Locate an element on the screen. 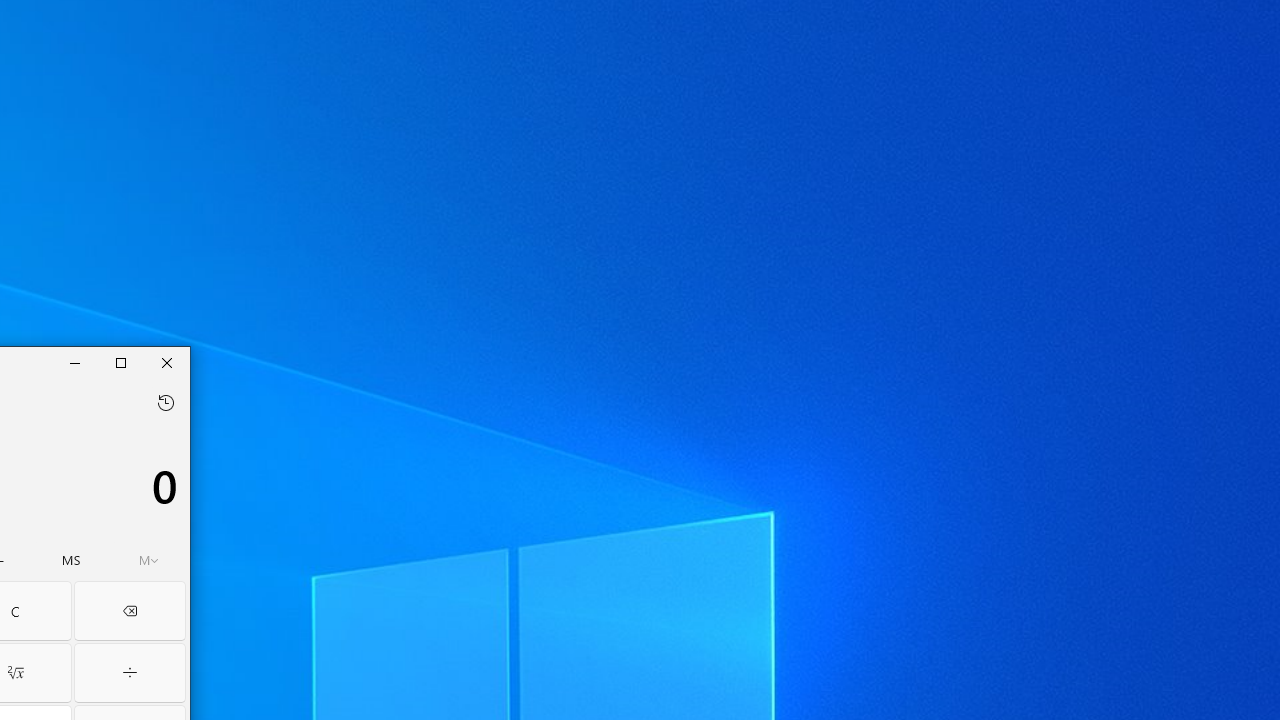  'Maximize Calculator' is located at coordinates (119, 362).